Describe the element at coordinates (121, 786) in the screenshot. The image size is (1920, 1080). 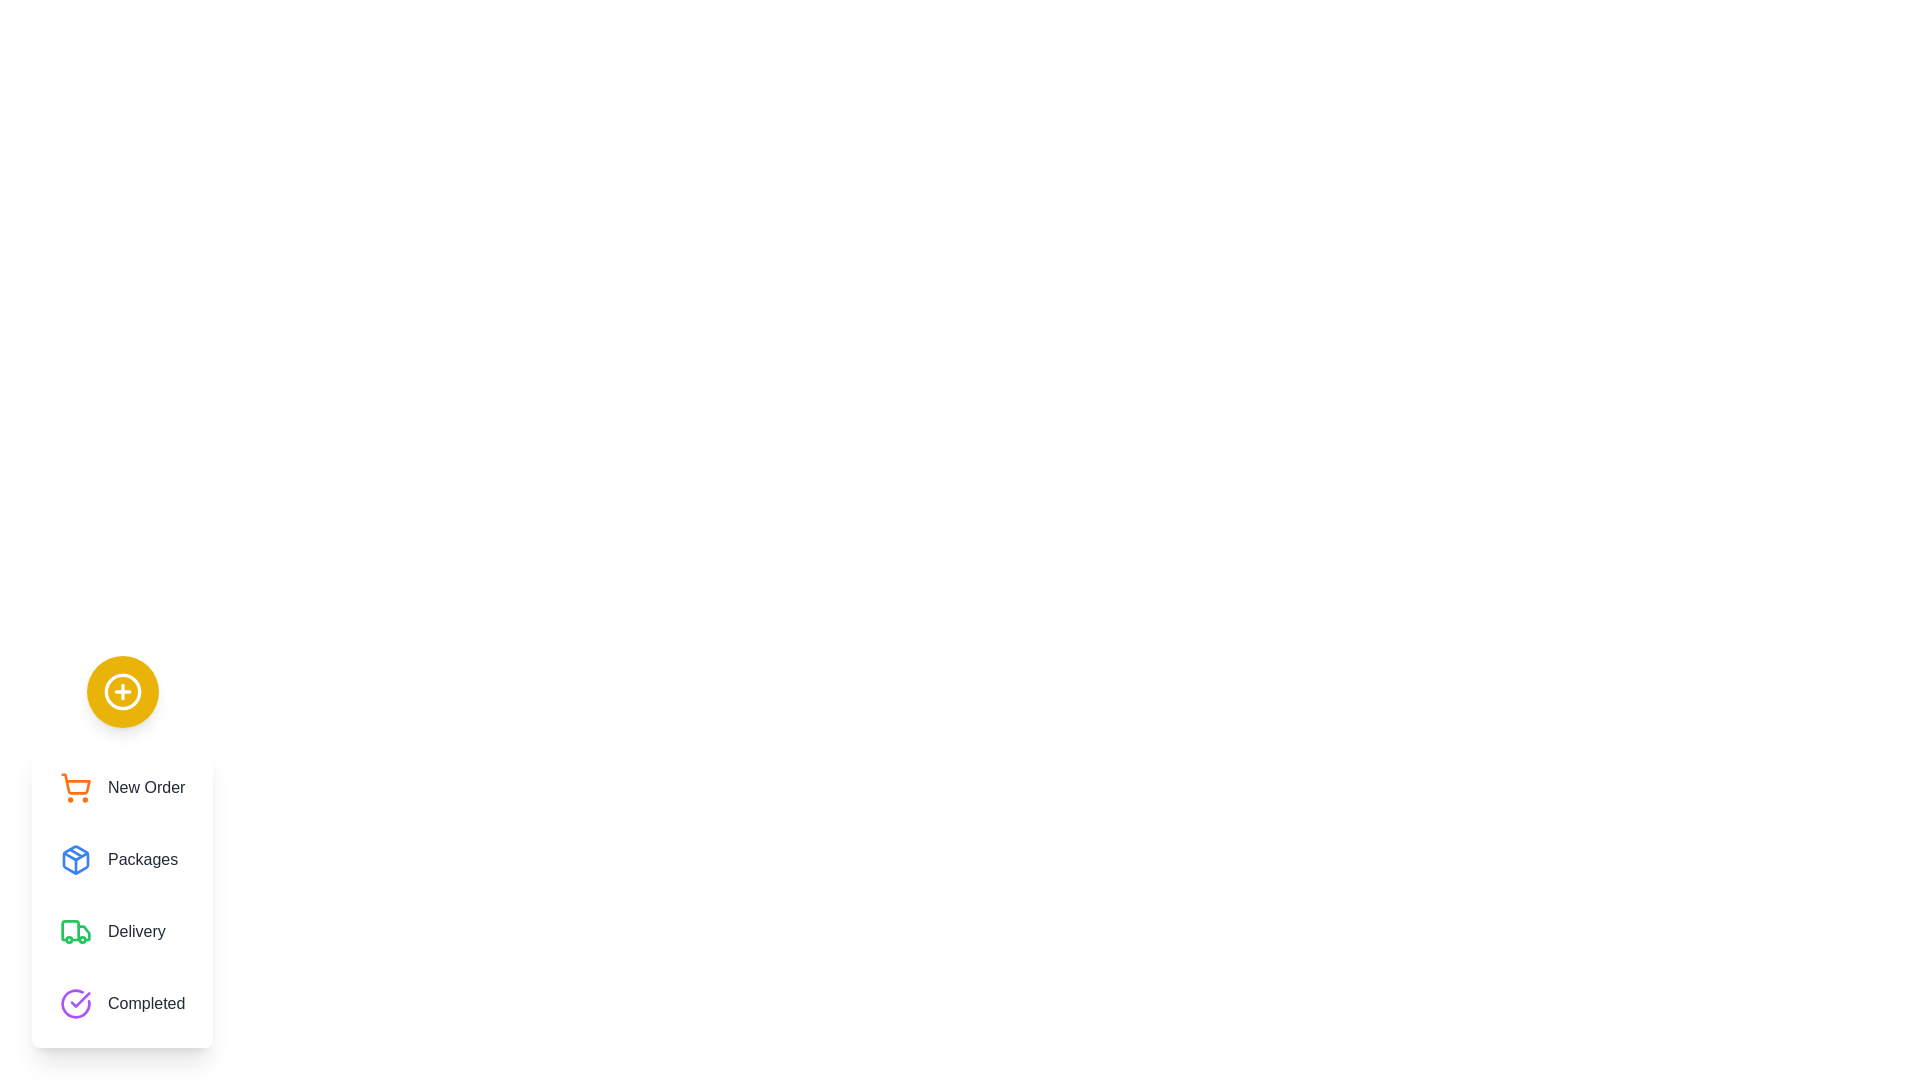
I see `the menu option New Order from the speed dial menu` at that location.